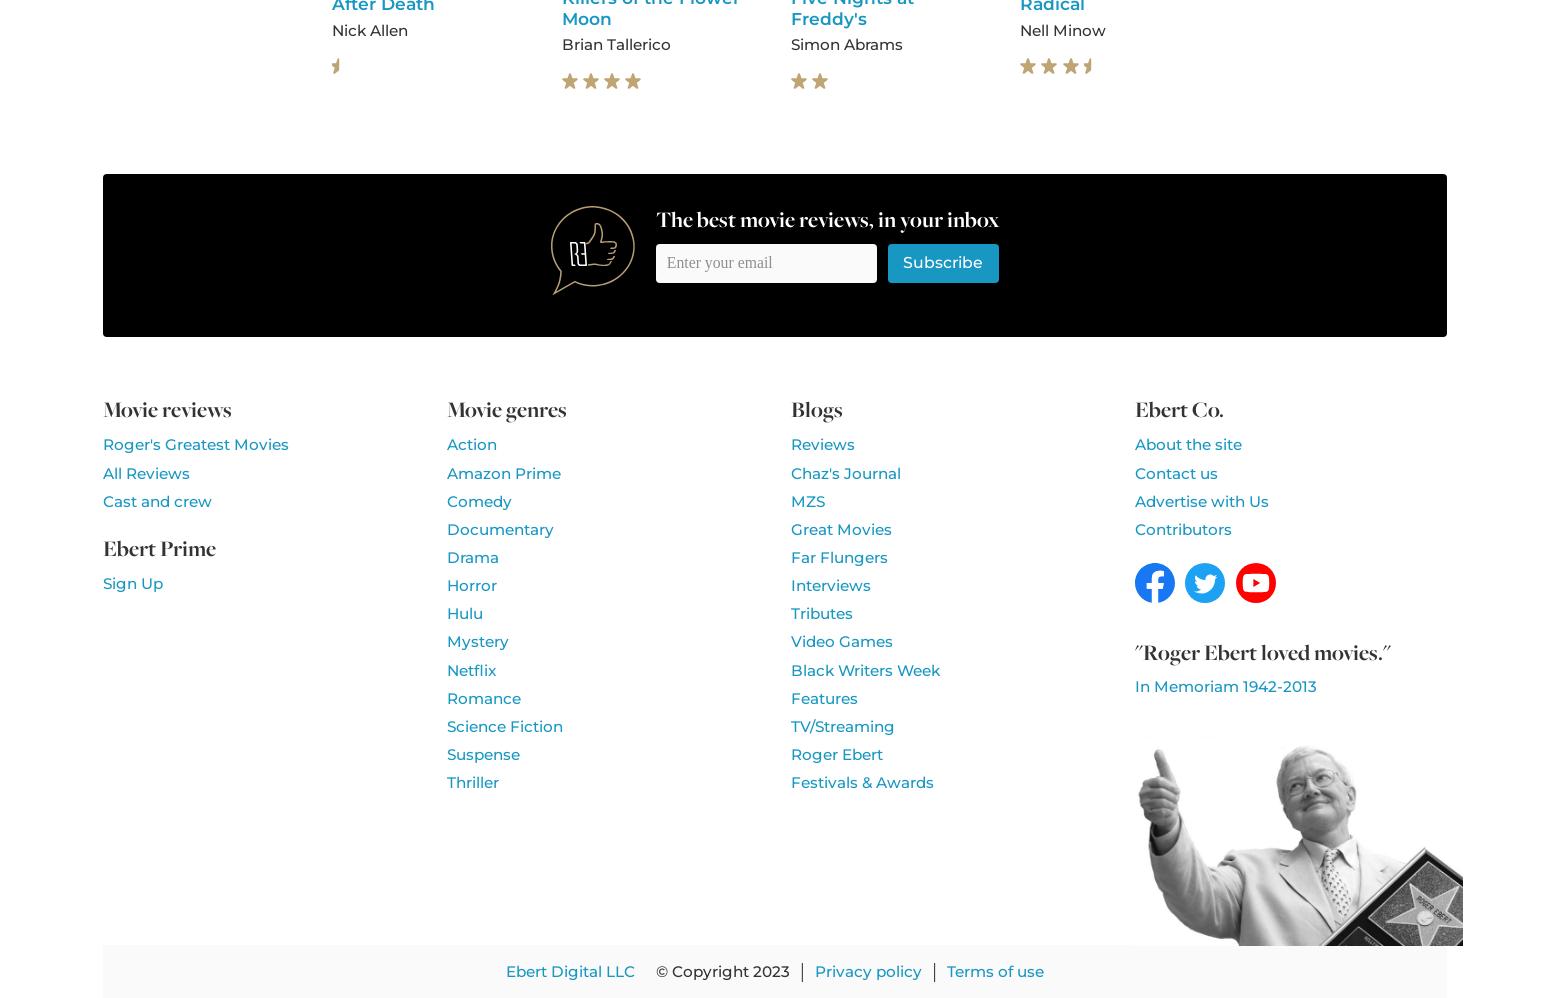  I want to click on 'Contact us', so click(1132, 471).